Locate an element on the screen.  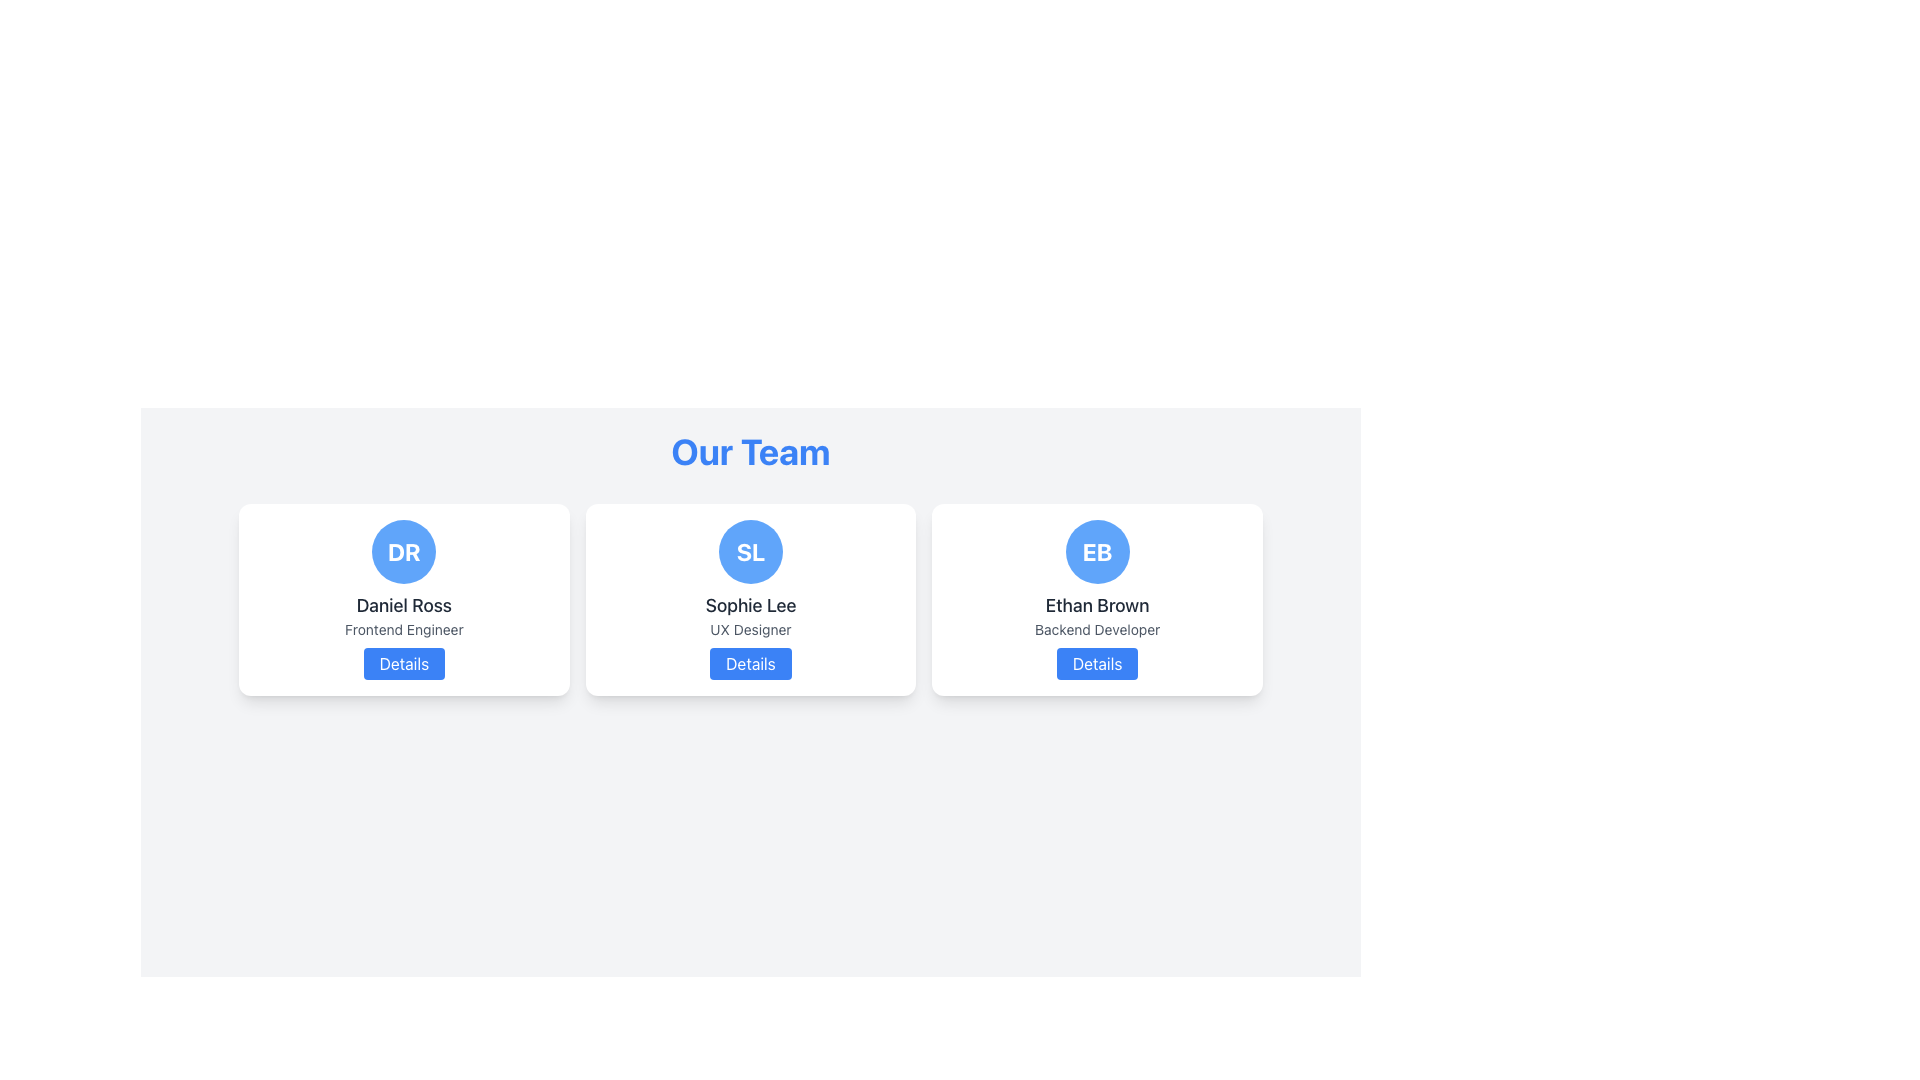
the rectangular button with a blue background and white text labeled 'Details', located at the bottom of the card for Sophie Lee, a UX Designer is located at coordinates (749, 663).